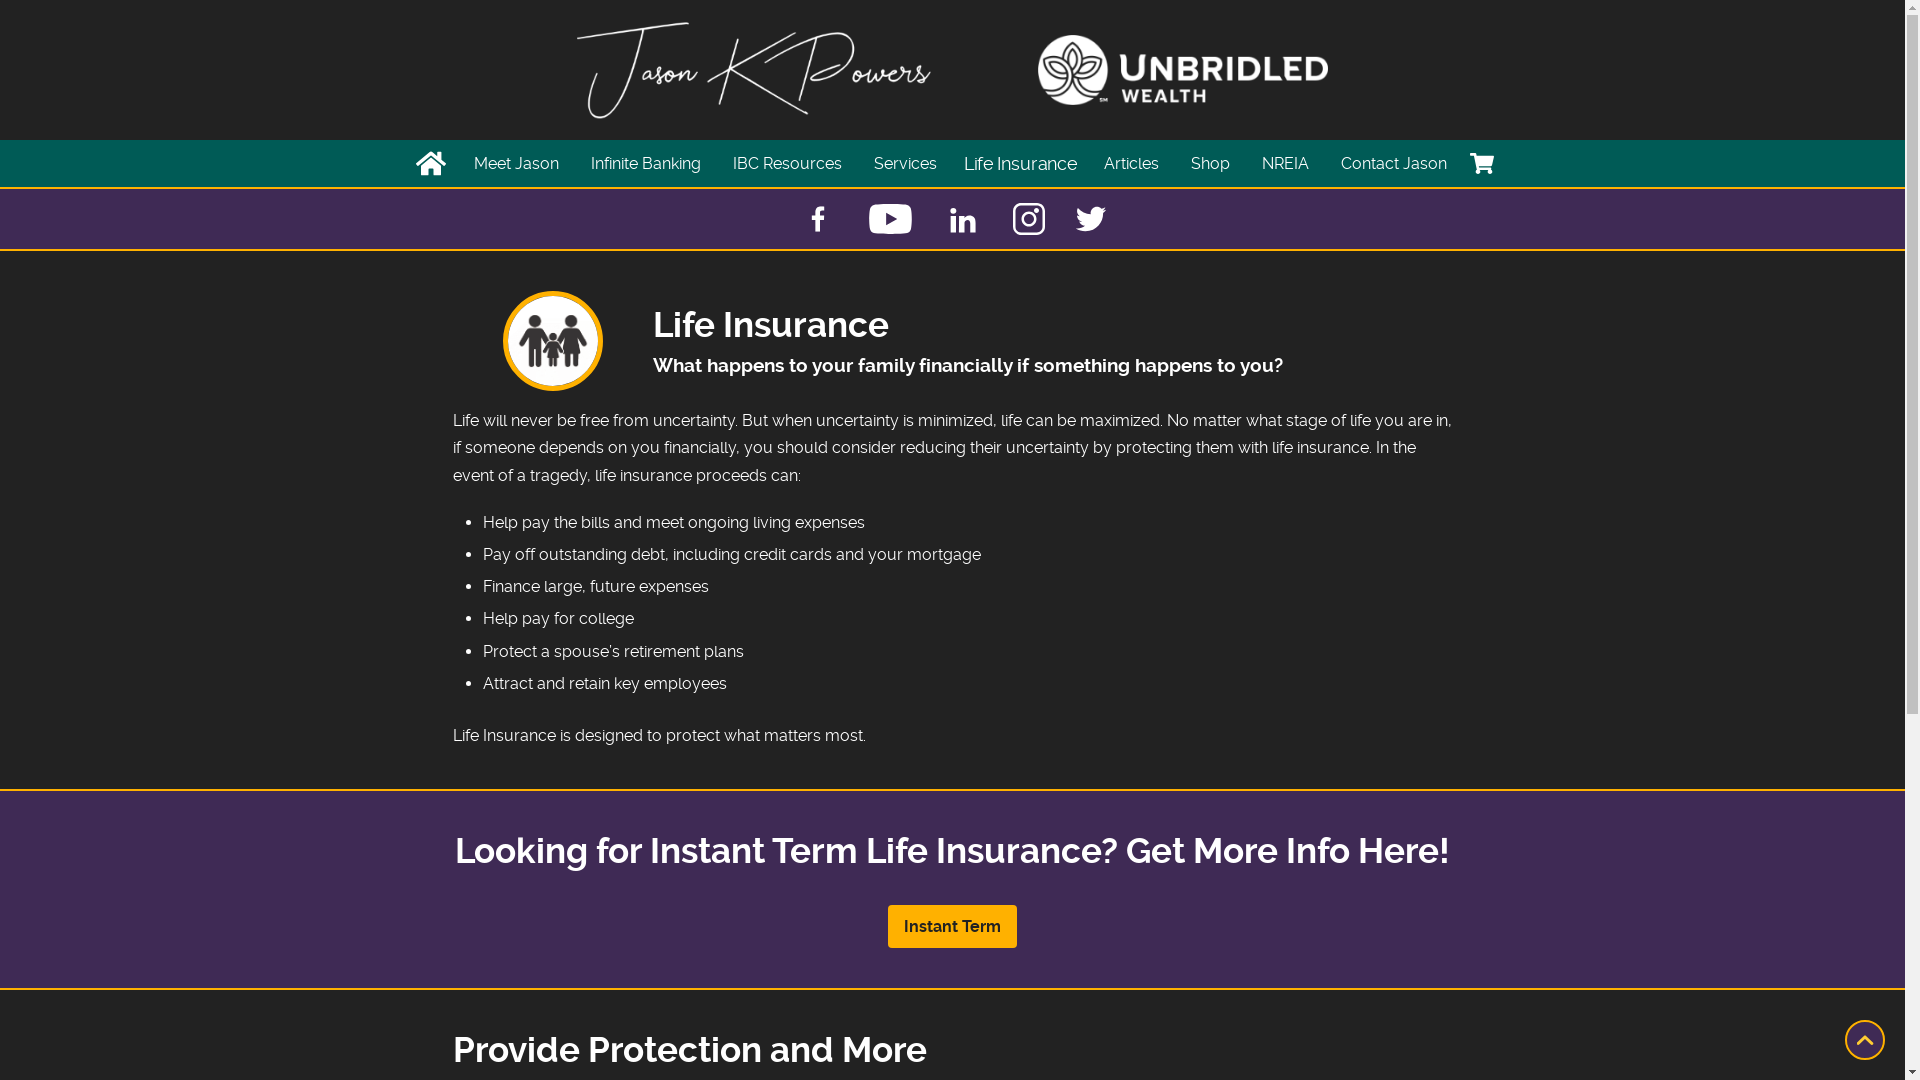 The image size is (1920, 1080). I want to click on 'Shop', so click(1208, 162).